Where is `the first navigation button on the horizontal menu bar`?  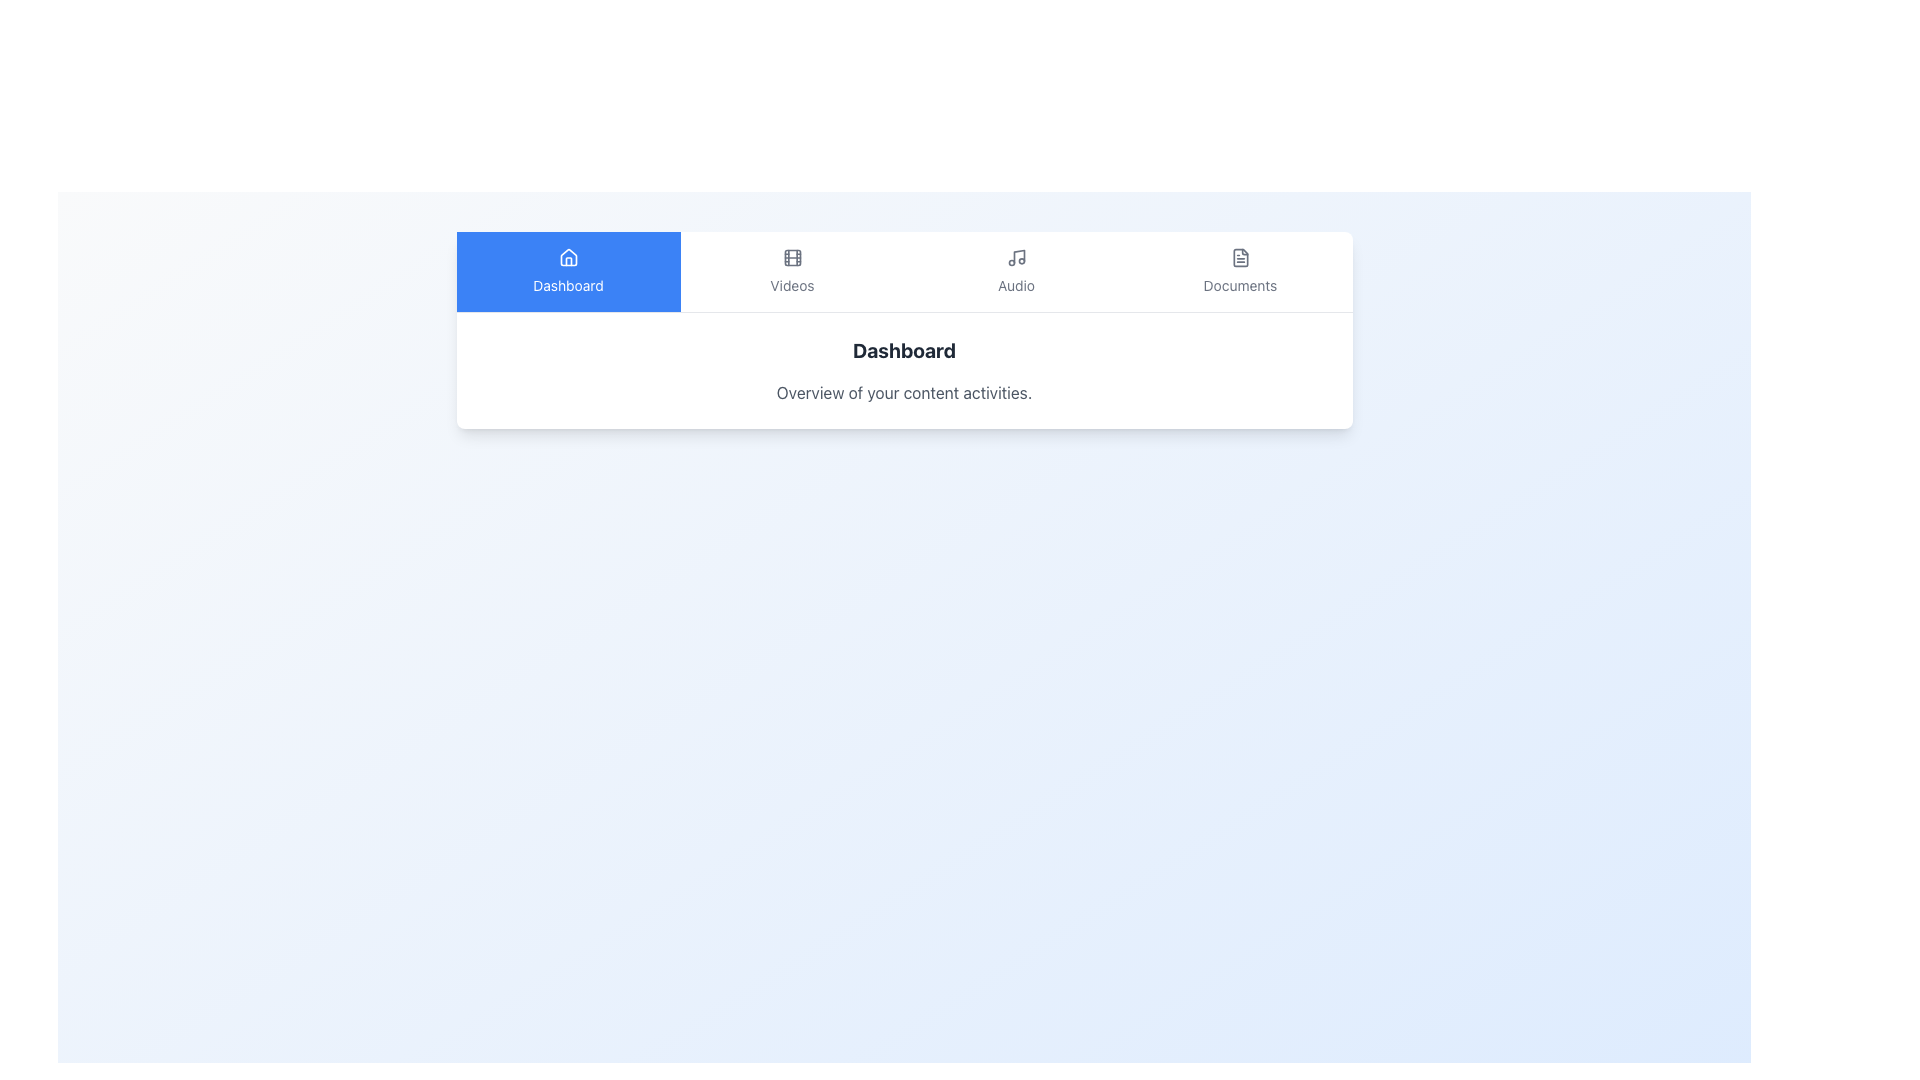 the first navigation button on the horizontal menu bar is located at coordinates (567, 272).